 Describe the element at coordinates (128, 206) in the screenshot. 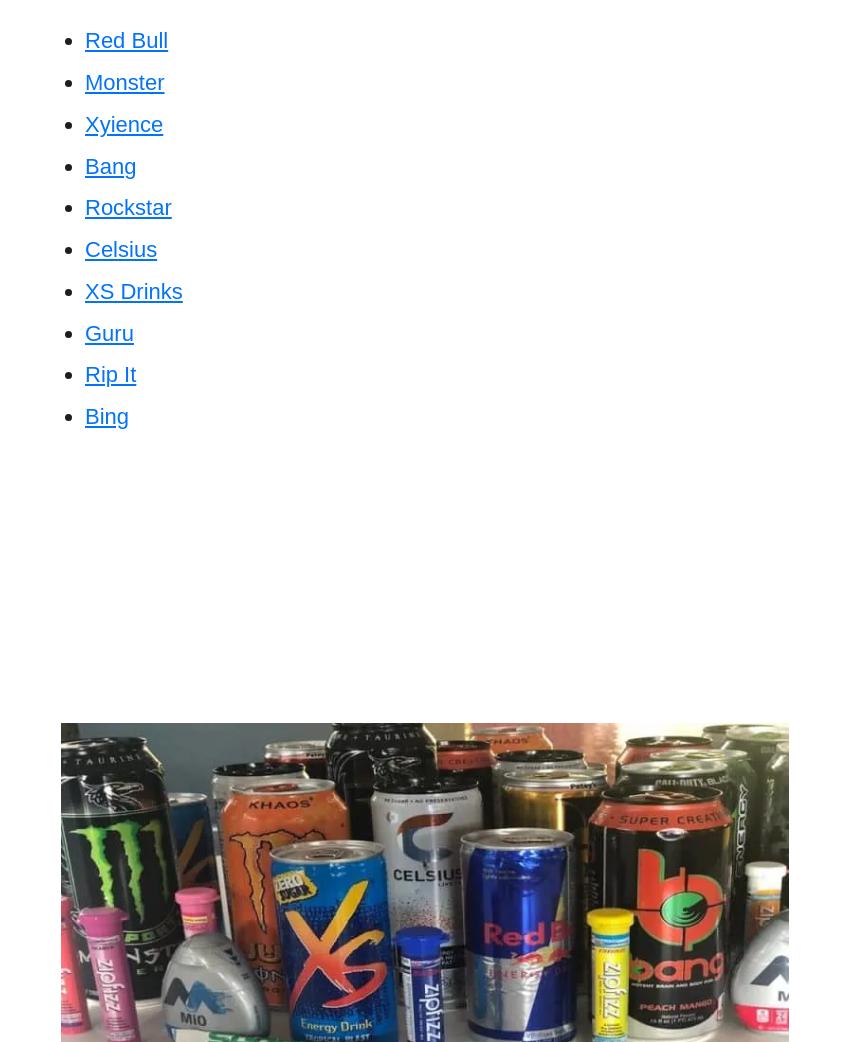

I see `'Rockstar'` at that location.